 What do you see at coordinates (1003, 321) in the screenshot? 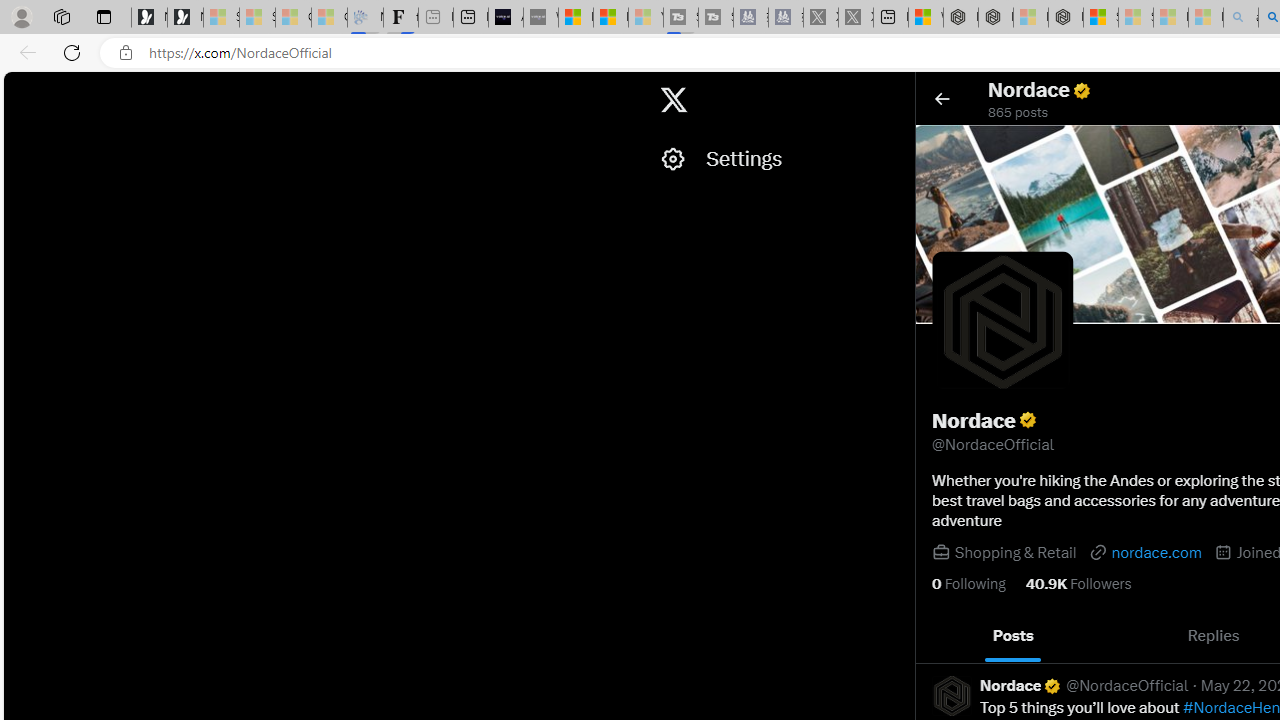
I see `'Square profile picture and Opens profile photo'` at bounding box center [1003, 321].